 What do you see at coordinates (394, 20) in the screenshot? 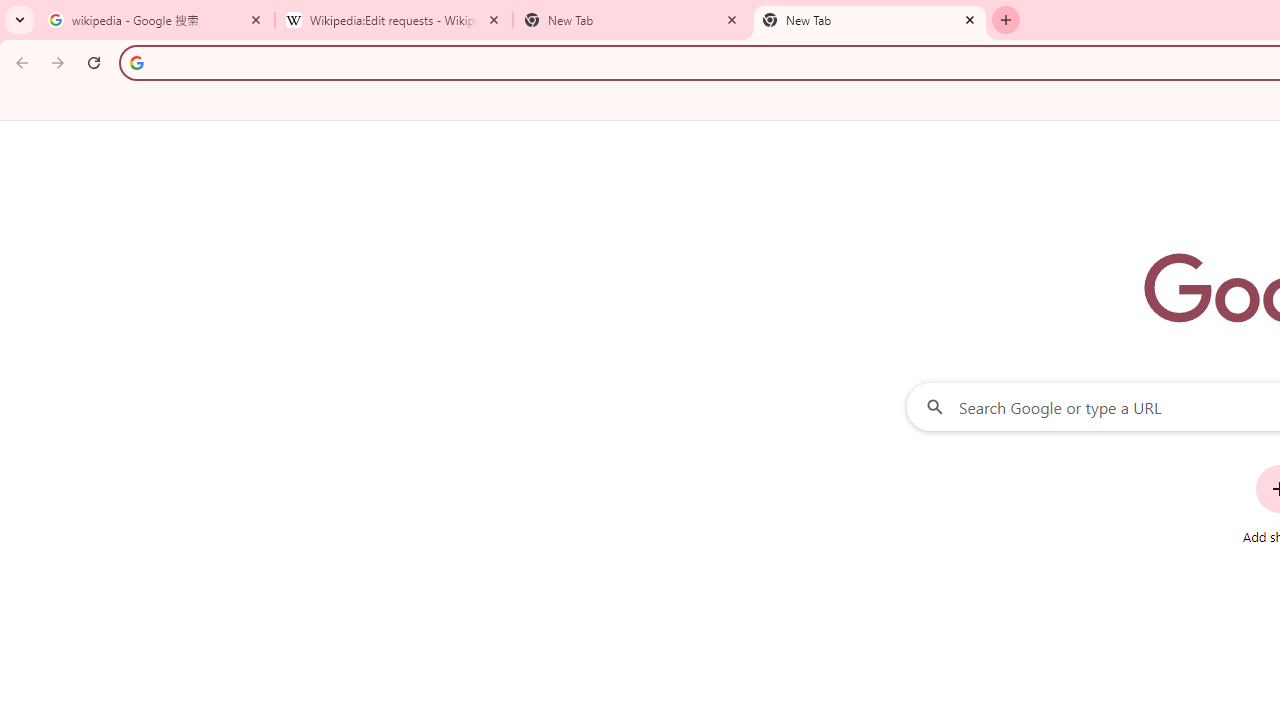
I see `'Wikipedia:Edit requests - Wikipedia'` at bounding box center [394, 20].